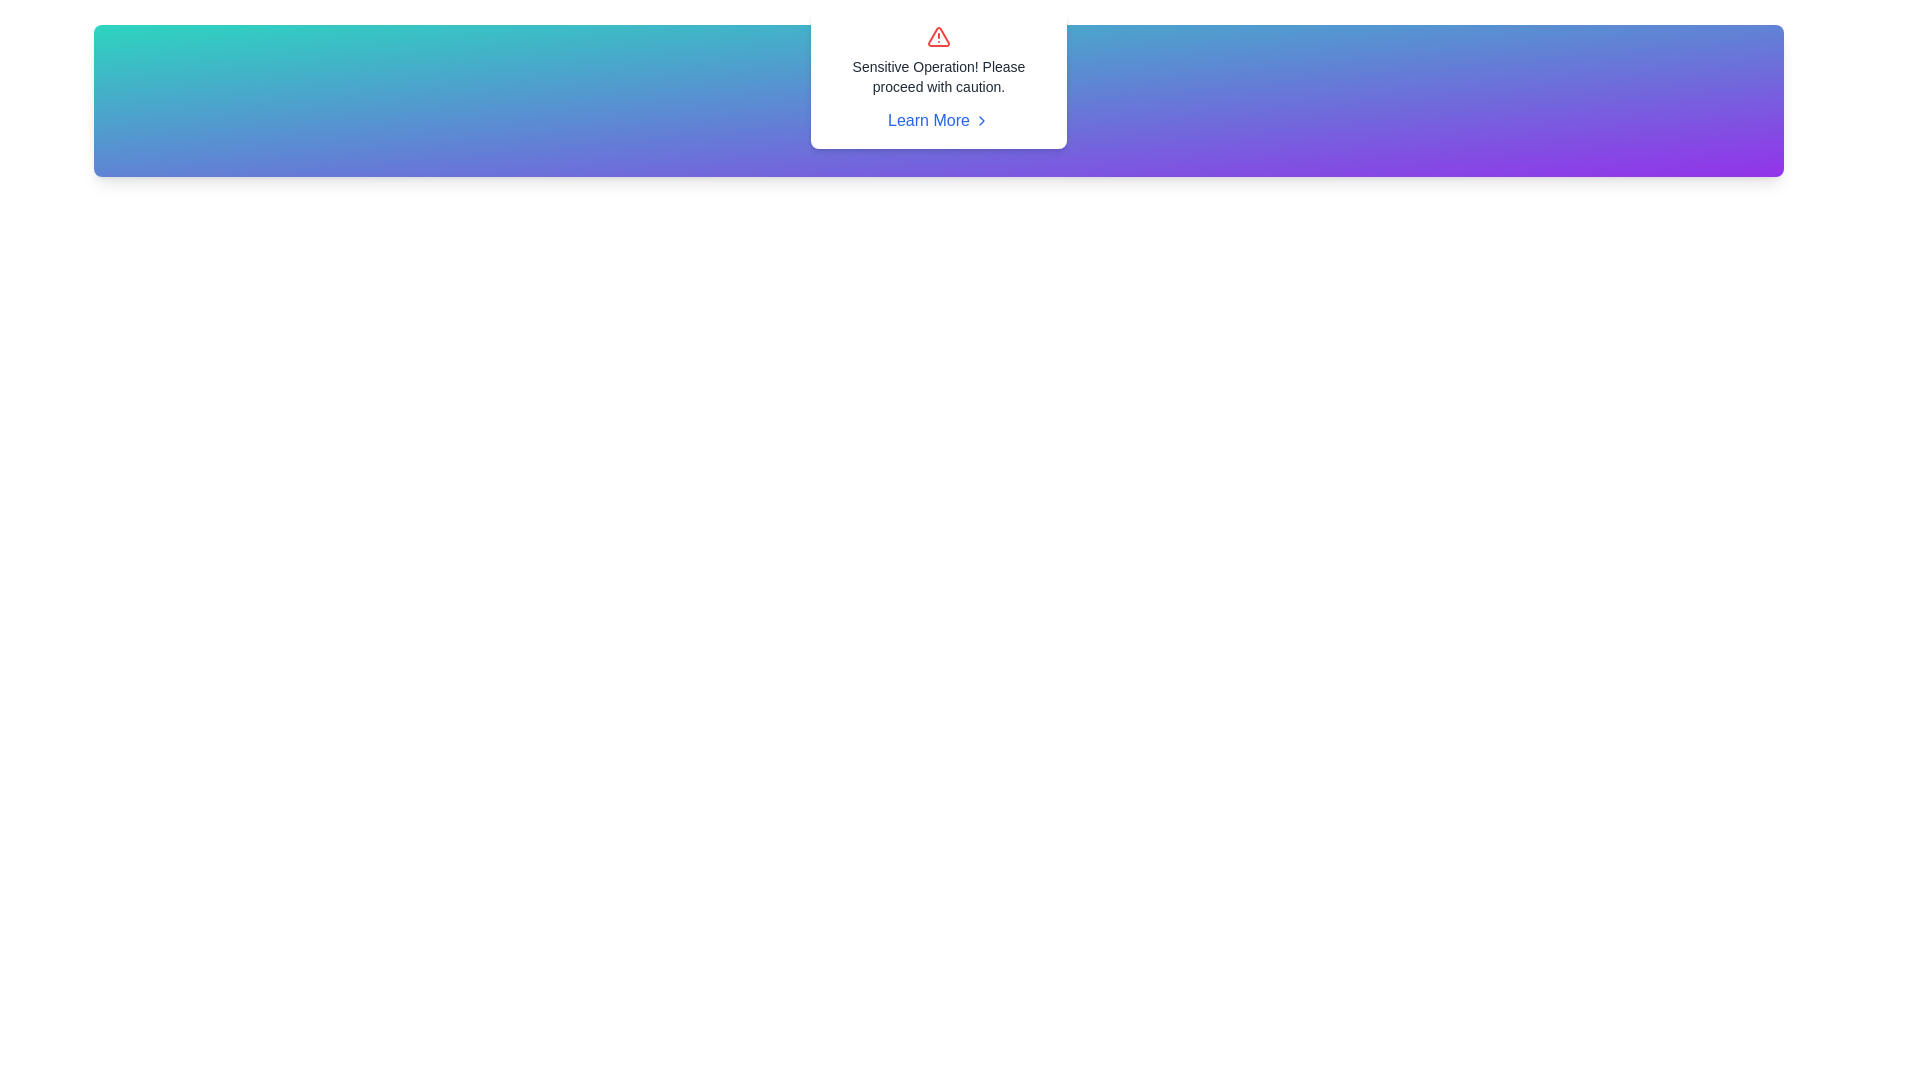  What do you see at coordinates (938, 76) in the screenshot?
I see `the text node displaying the message 'Sensitive Operation! Please proceed with caution.' which is center-aligned and positioned between a warning icon and a hyperlink labeled 'Learn More'` at bounding box center [938, 76].